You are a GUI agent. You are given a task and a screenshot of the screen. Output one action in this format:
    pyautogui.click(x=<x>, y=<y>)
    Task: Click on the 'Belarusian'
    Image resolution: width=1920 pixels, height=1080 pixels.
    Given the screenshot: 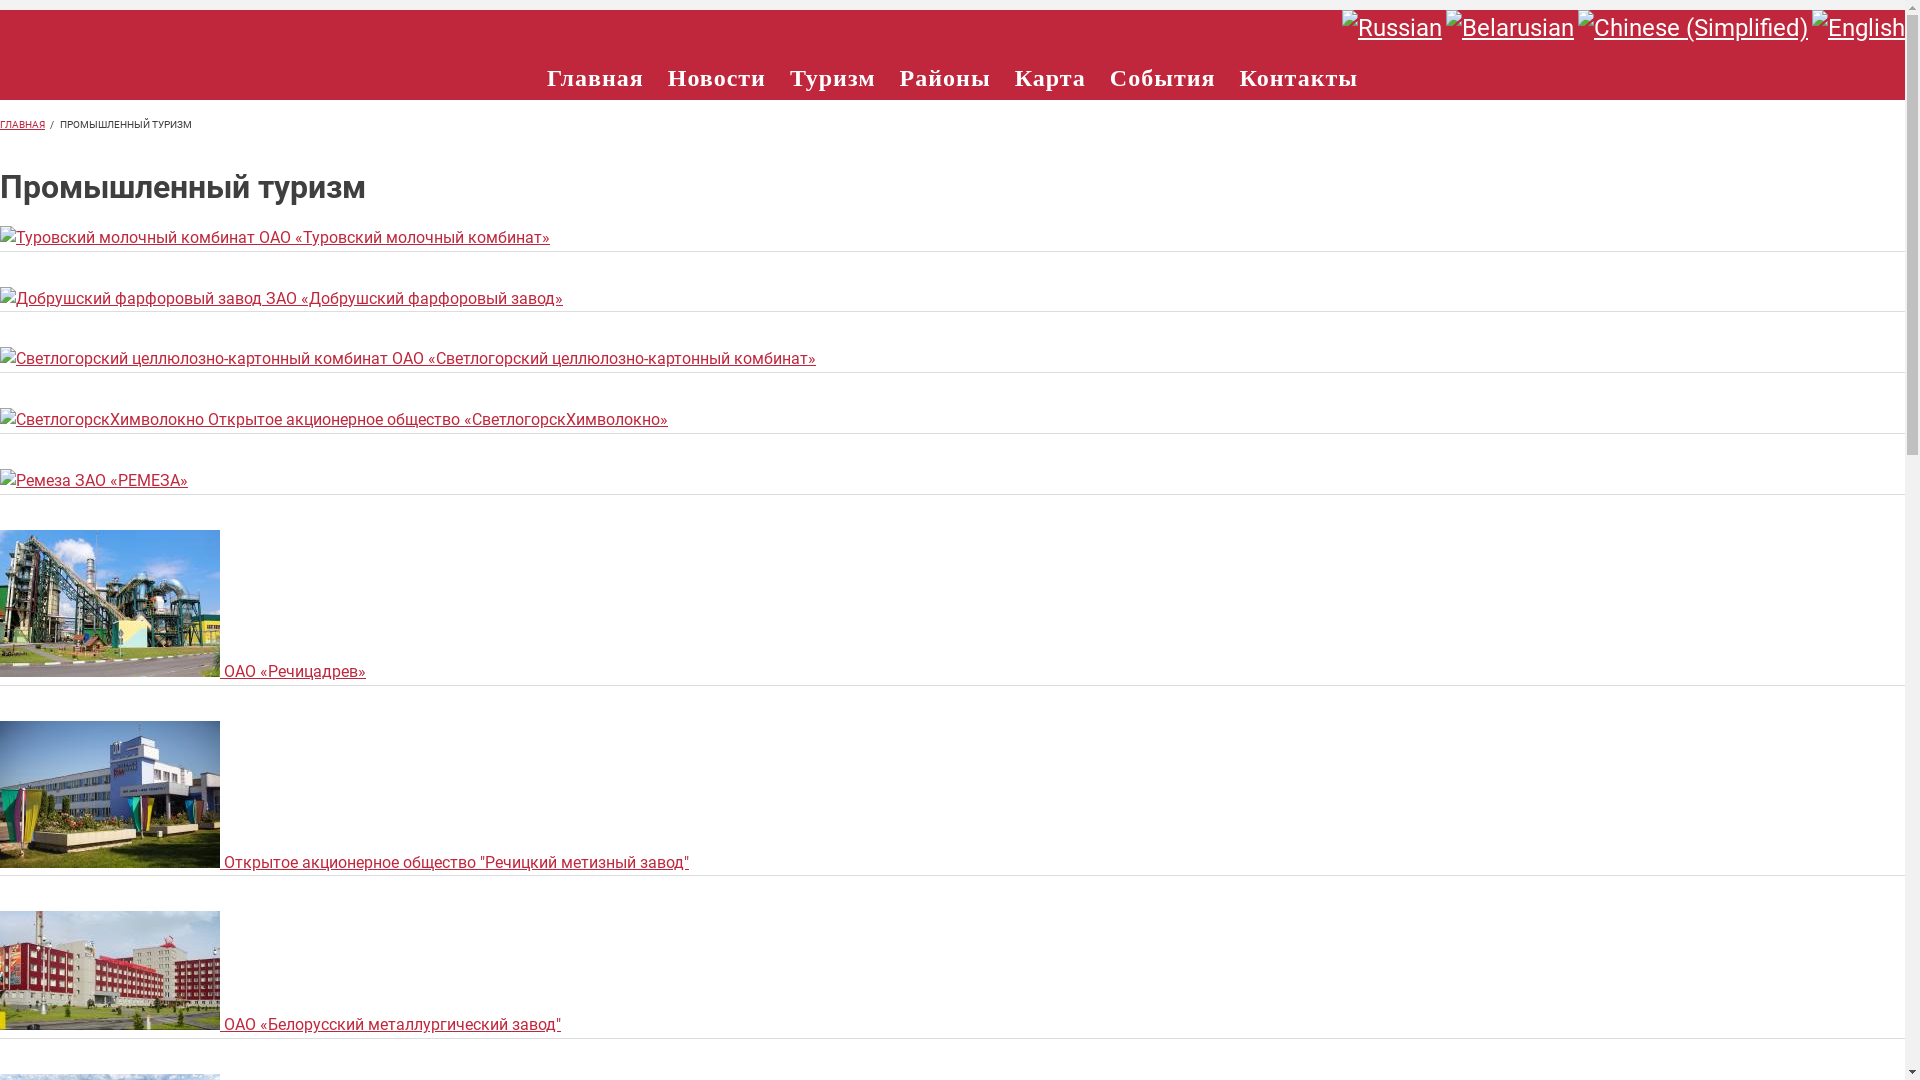 What is the action you would take?
    pyautogui.click(x=1510, y=27)
    